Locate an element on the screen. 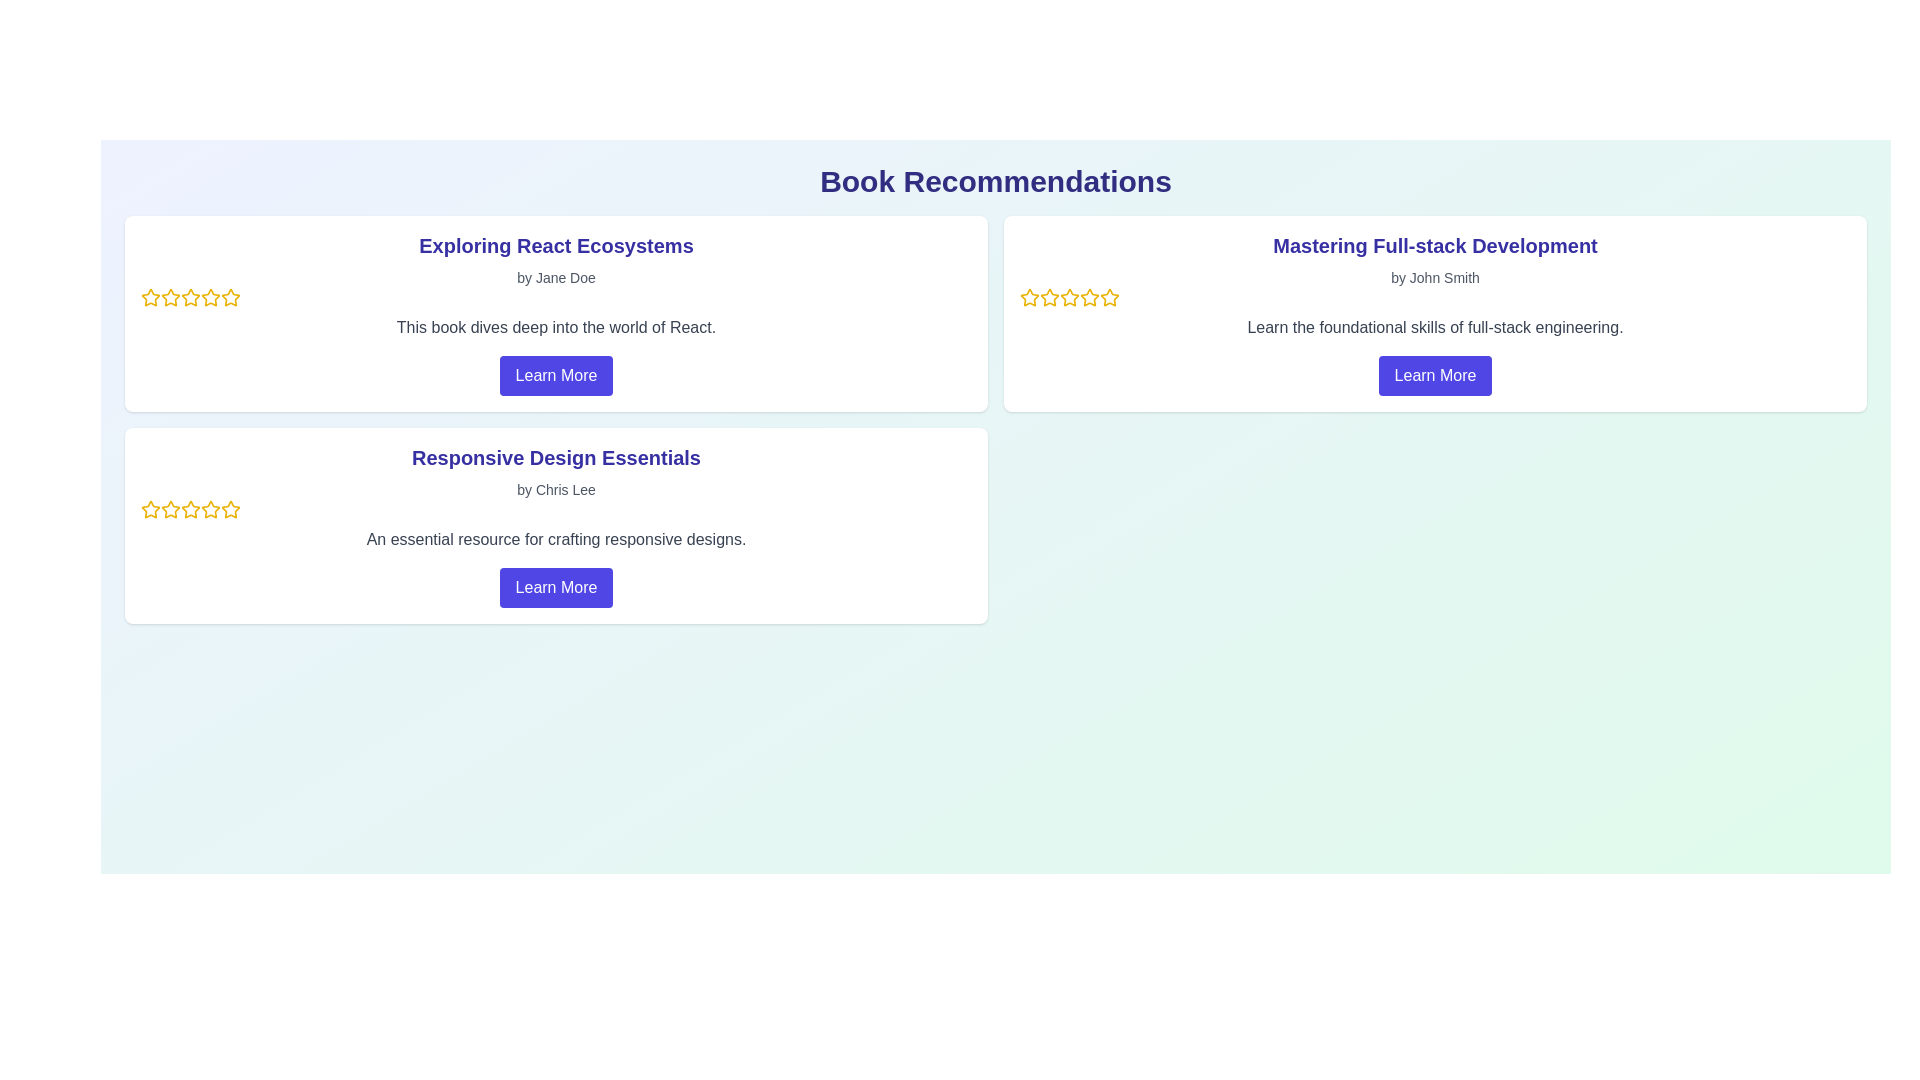 The height and width of the screenshot is (1080, 1920). the leftmost golden star icon in the rating row of the card titled 'Exploring React Ecosystems' is located at coordinates (149, 297).